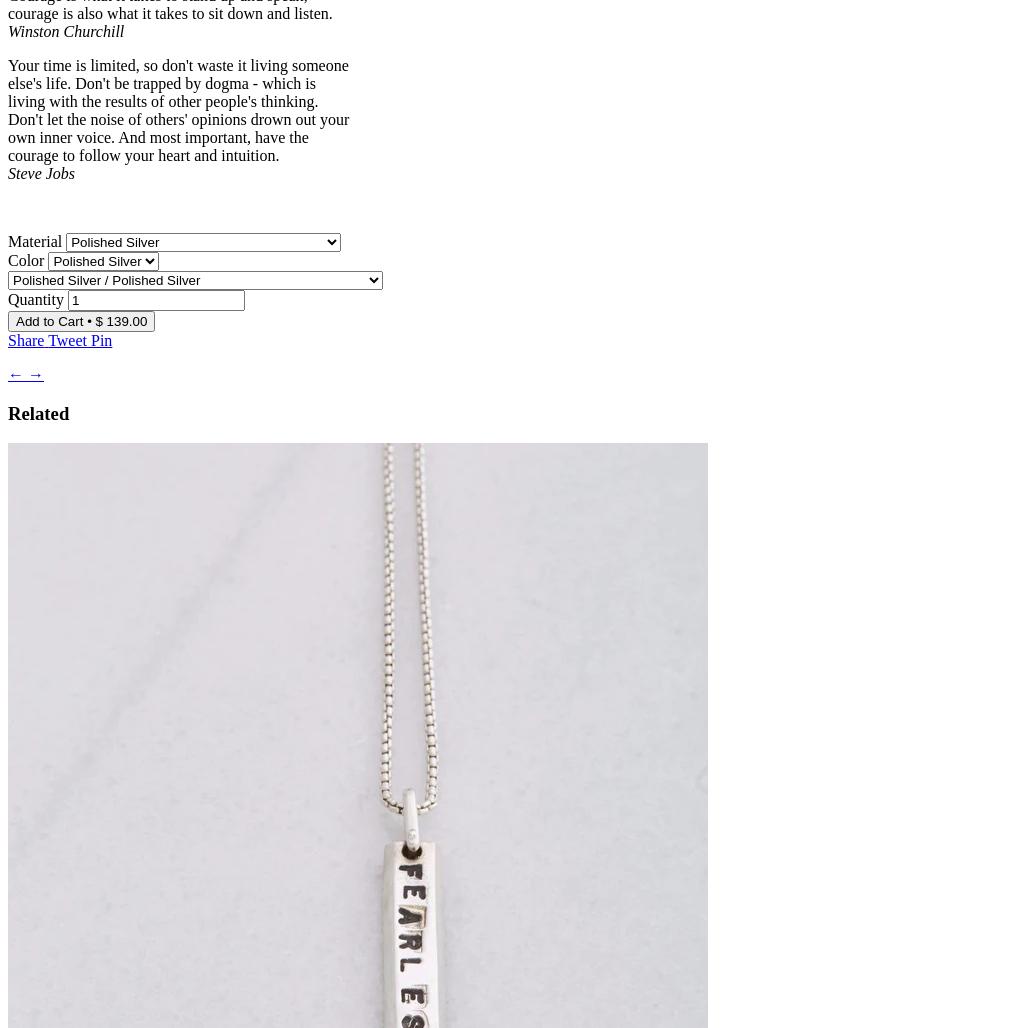 This screenshot has height=1028, width=1032. Describe the element at coordinates (95, 320) in the screenshot. I see `'$ 139.00'` at that location.